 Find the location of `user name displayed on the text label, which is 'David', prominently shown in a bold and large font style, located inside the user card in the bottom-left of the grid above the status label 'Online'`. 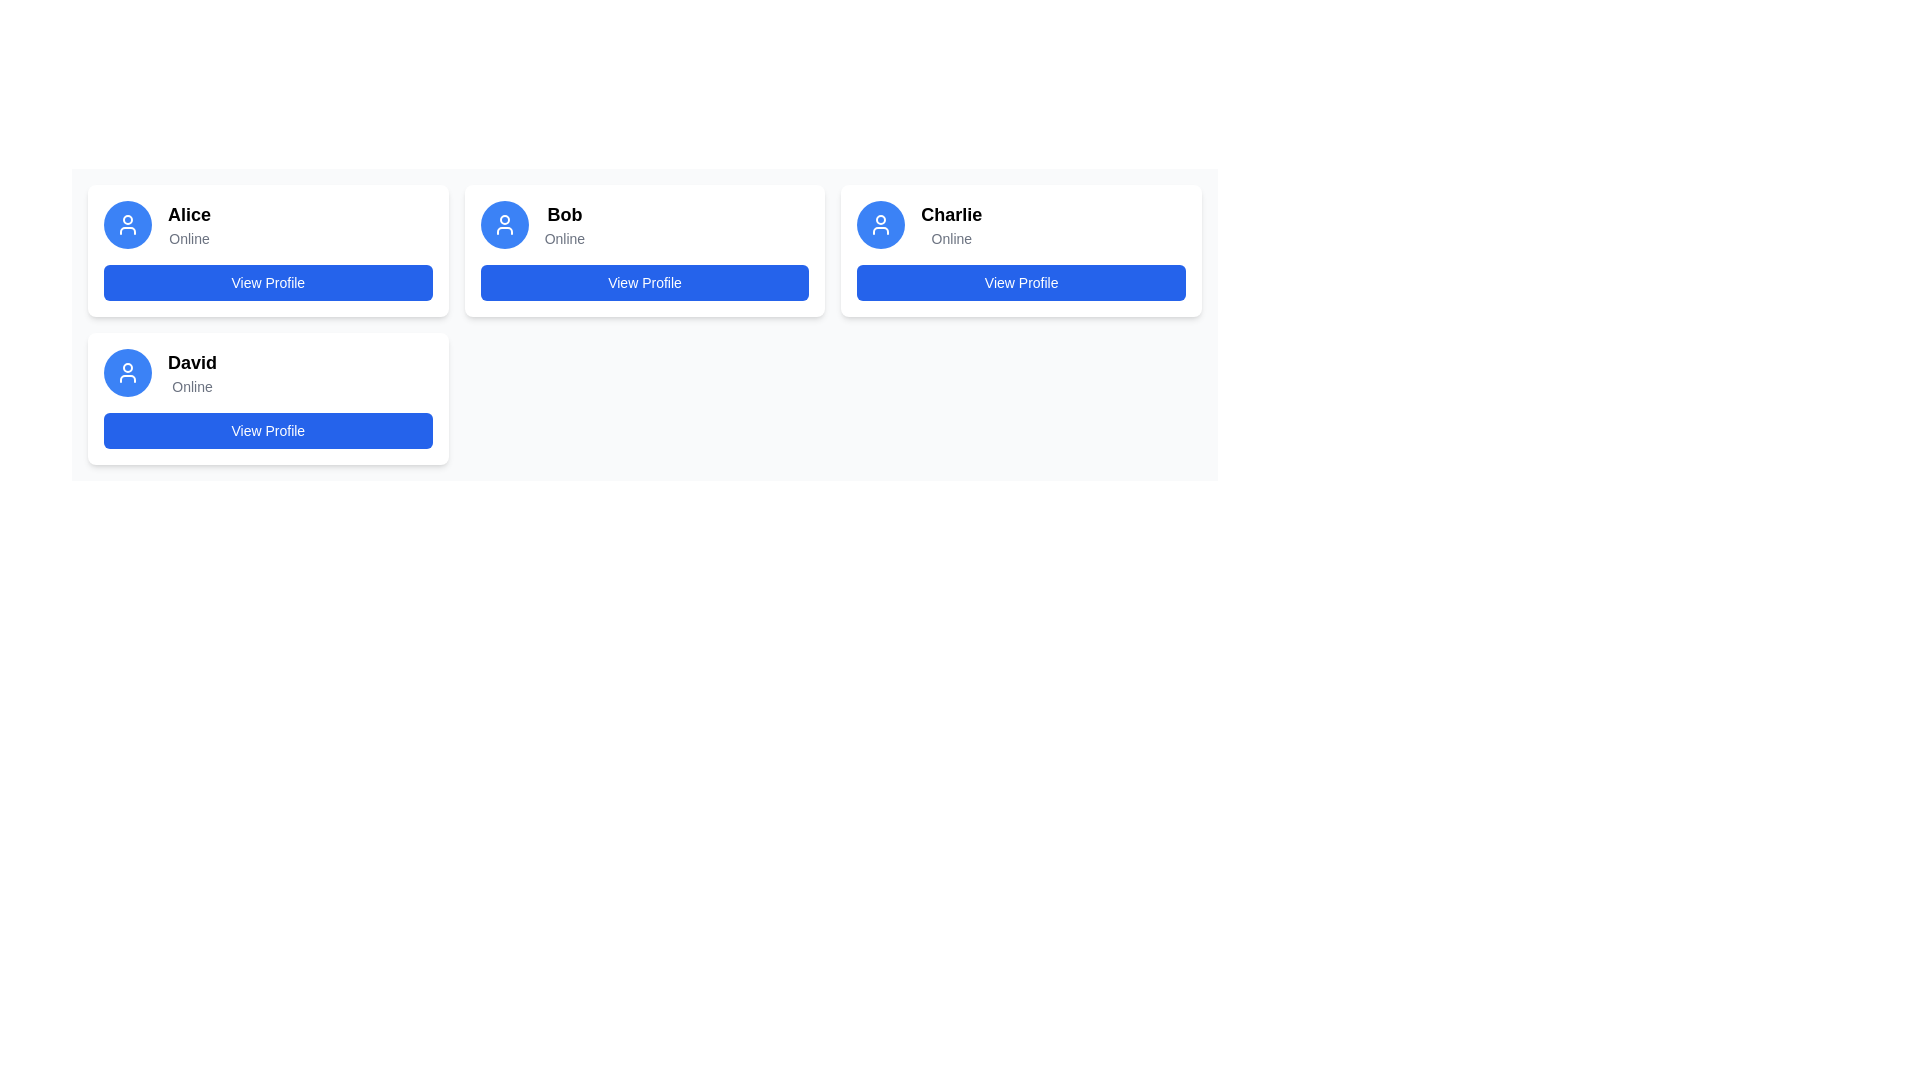

user name displayed on the text label, which is 'David', prominently shown in a bold and large font style, located inside the user card in the bottom-left of the grid above the status label 'Online' is located at coordinates (192, 362).